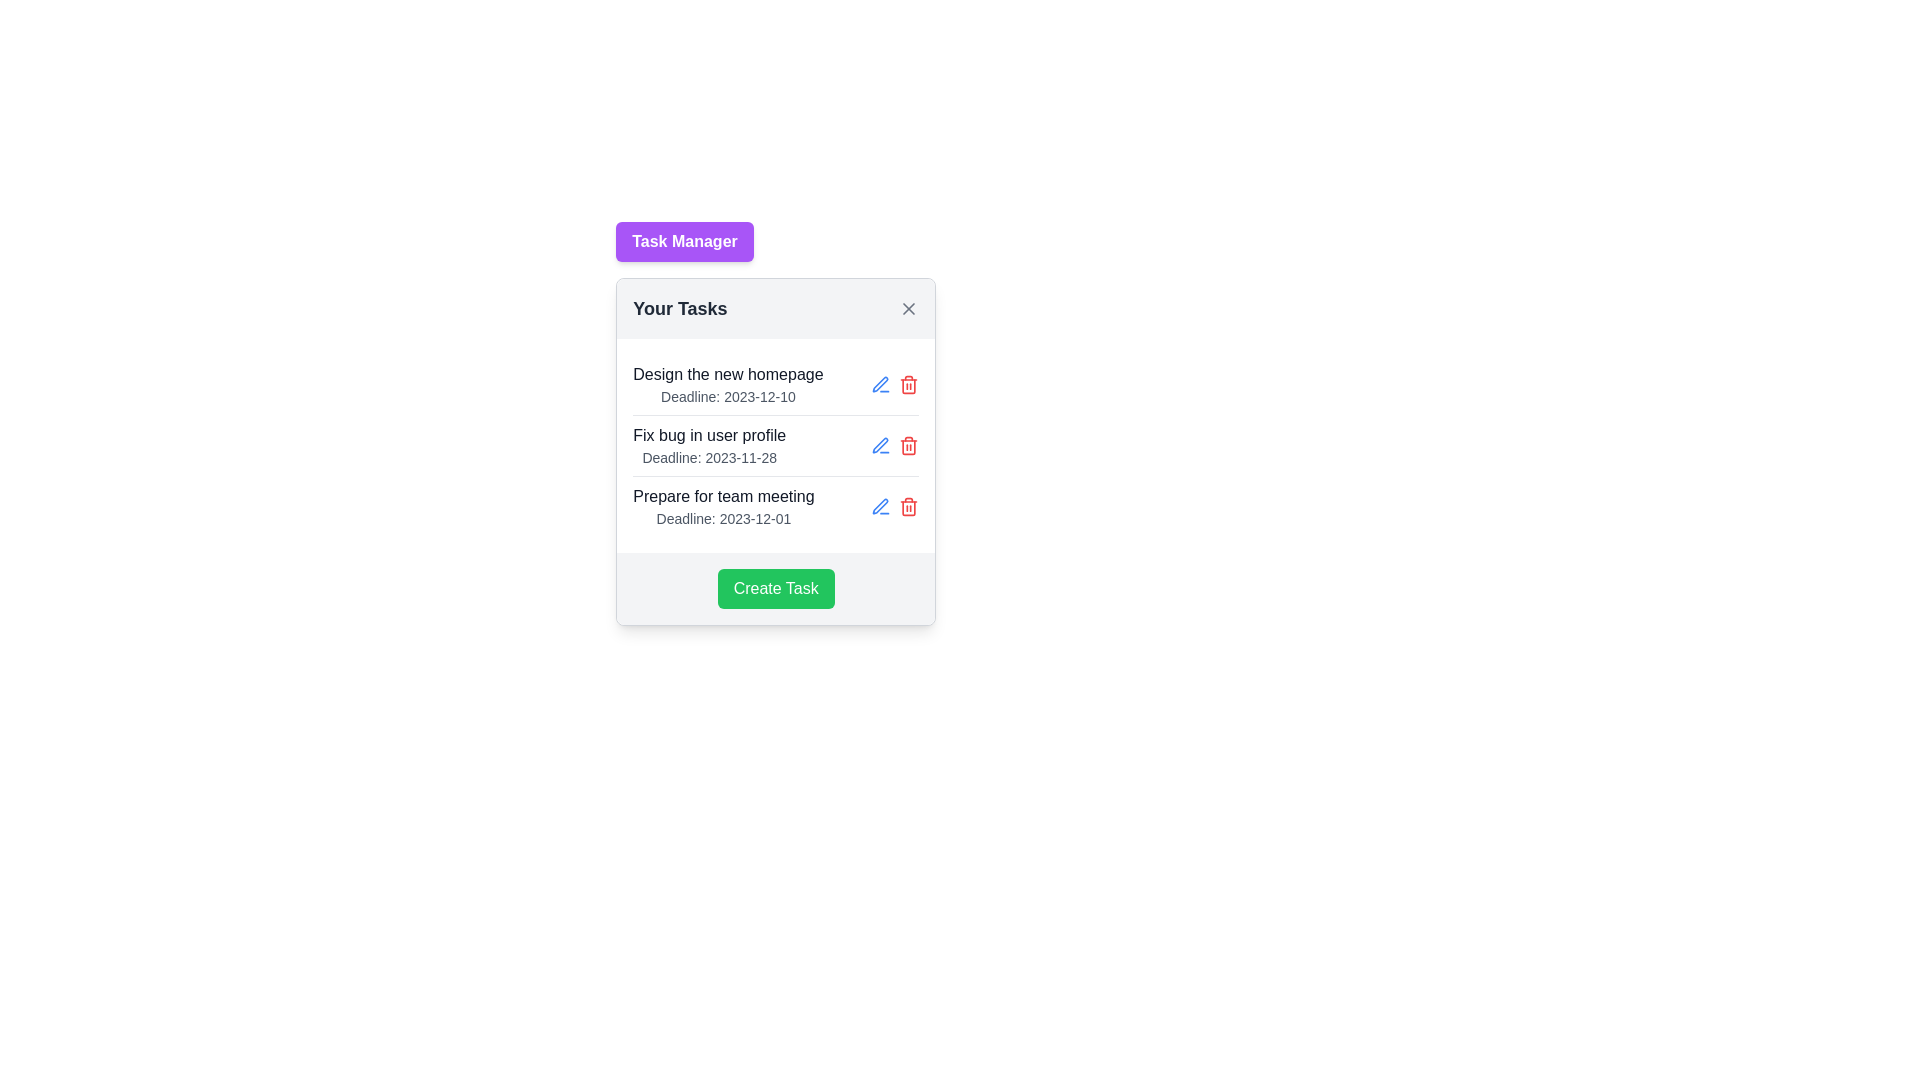  I want to click on the topmost text label for the first task entry in the 'Your Tasks' section, which describes the task's main objective, so click(727, 374).